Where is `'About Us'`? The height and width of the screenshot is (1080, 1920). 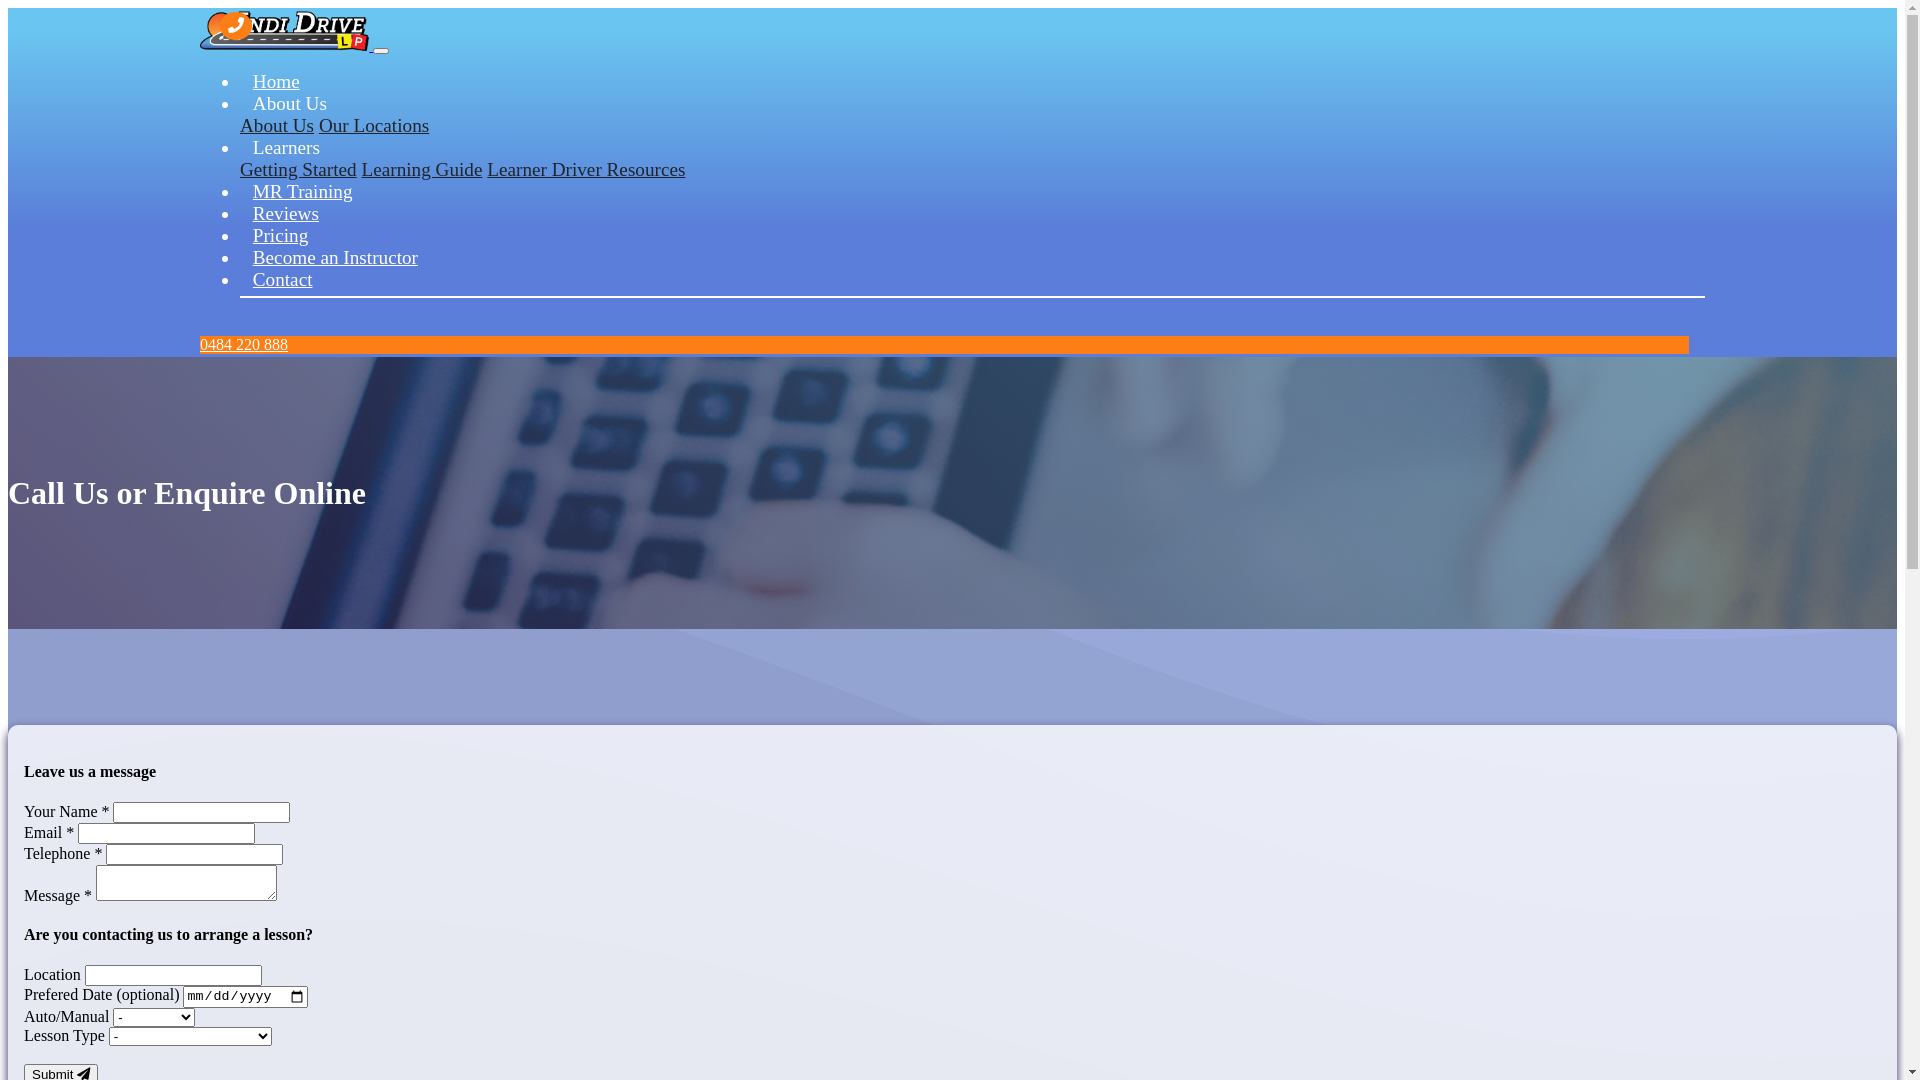 'About Us' is located at coordinates (288, 103).